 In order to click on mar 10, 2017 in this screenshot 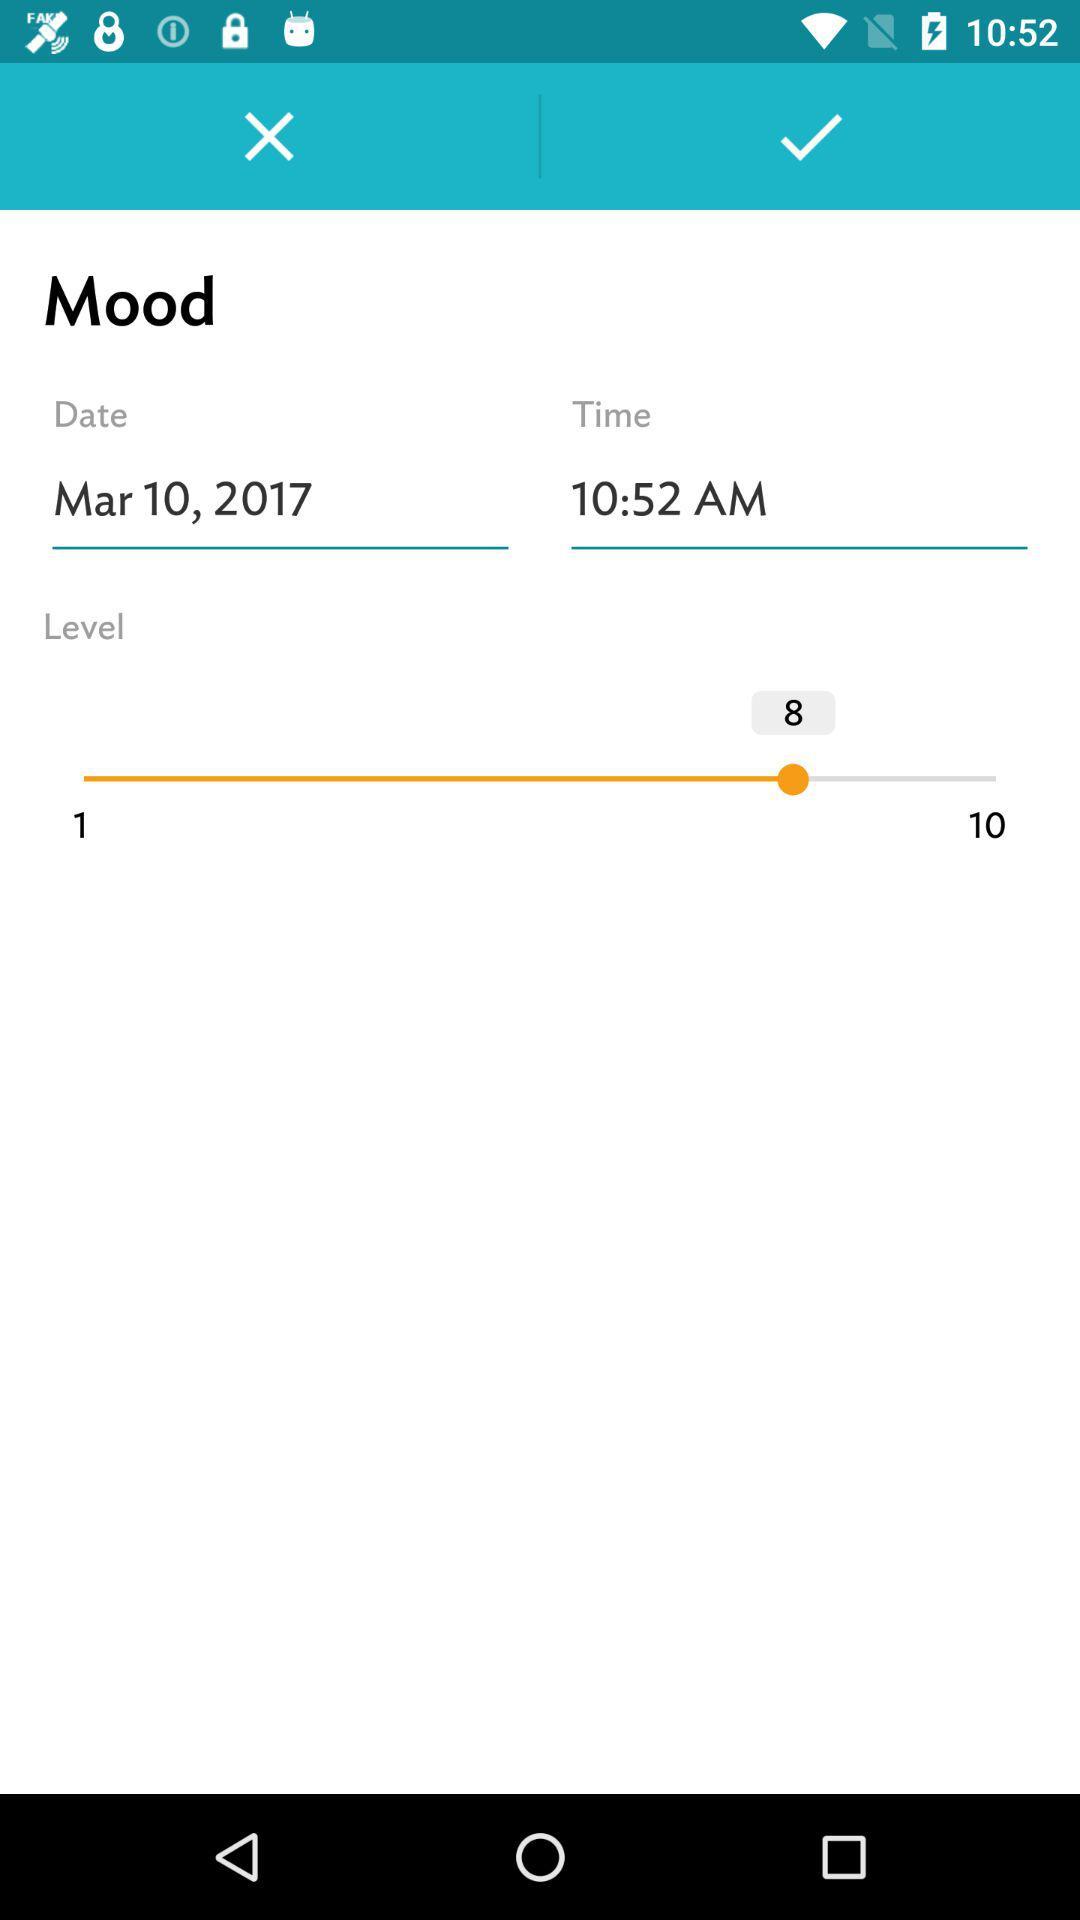, I will do `click(280, 499)`.